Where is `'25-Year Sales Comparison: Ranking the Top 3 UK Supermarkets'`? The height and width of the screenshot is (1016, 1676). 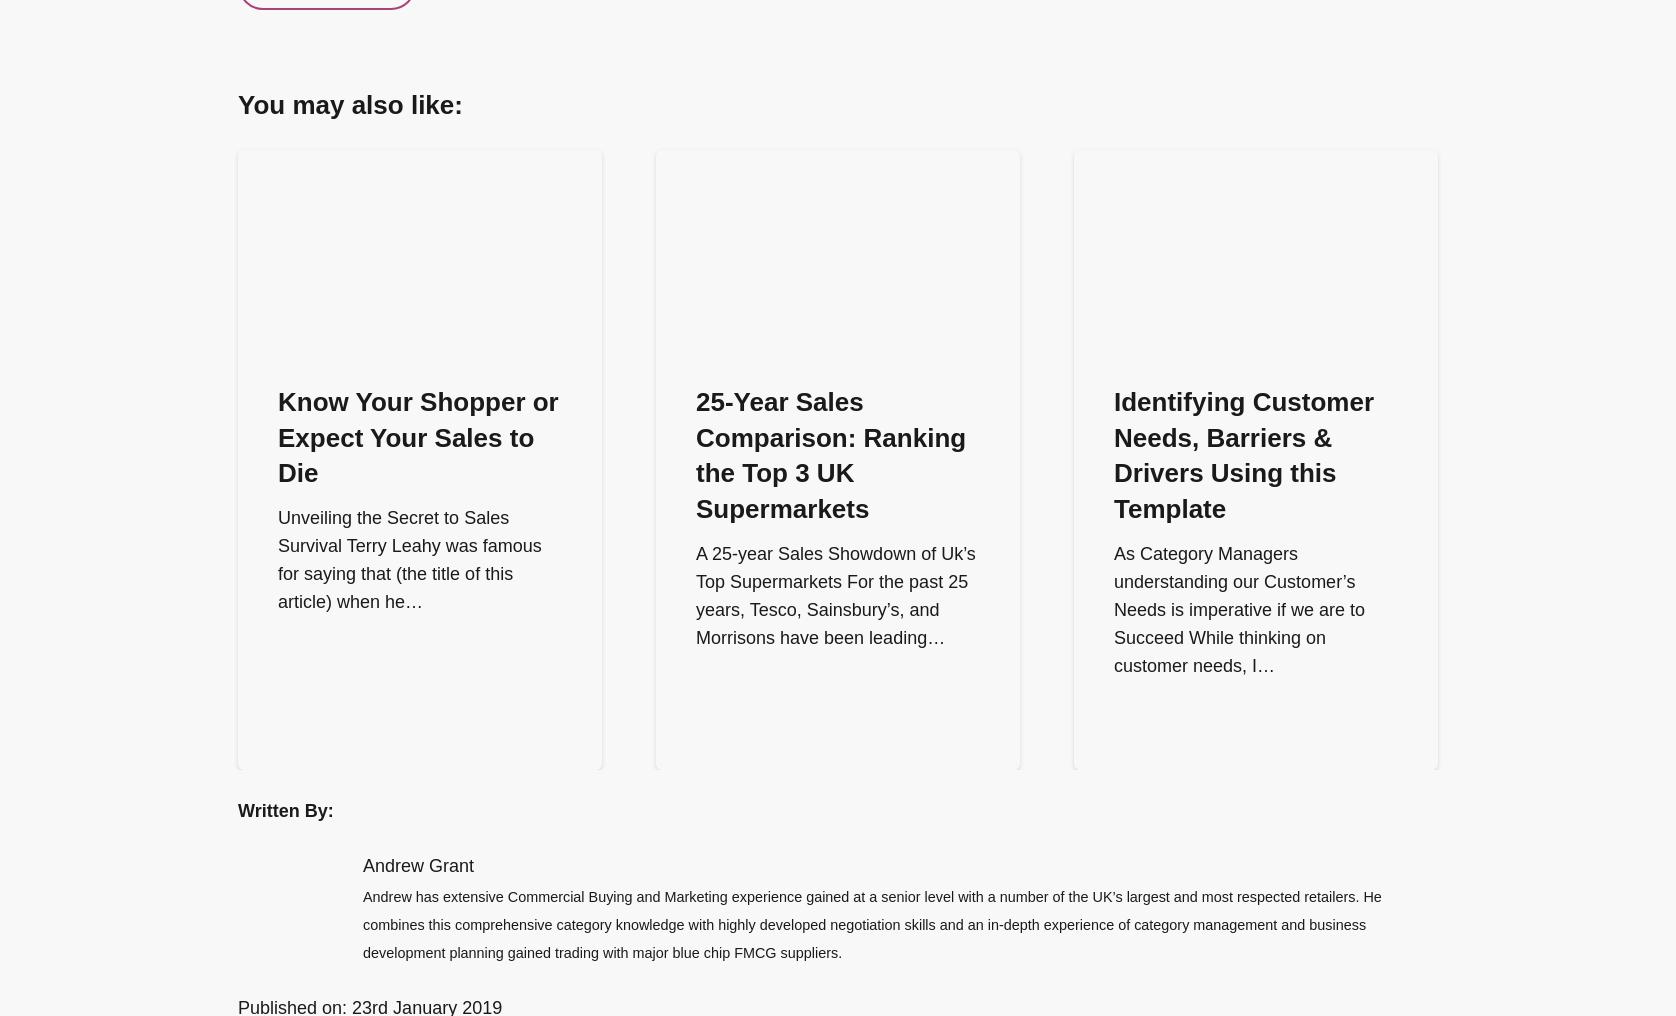
'25-Year Sales Comparison: Ranking the Top 3 UK Supermarkets' is located at coordinates (829, 454).